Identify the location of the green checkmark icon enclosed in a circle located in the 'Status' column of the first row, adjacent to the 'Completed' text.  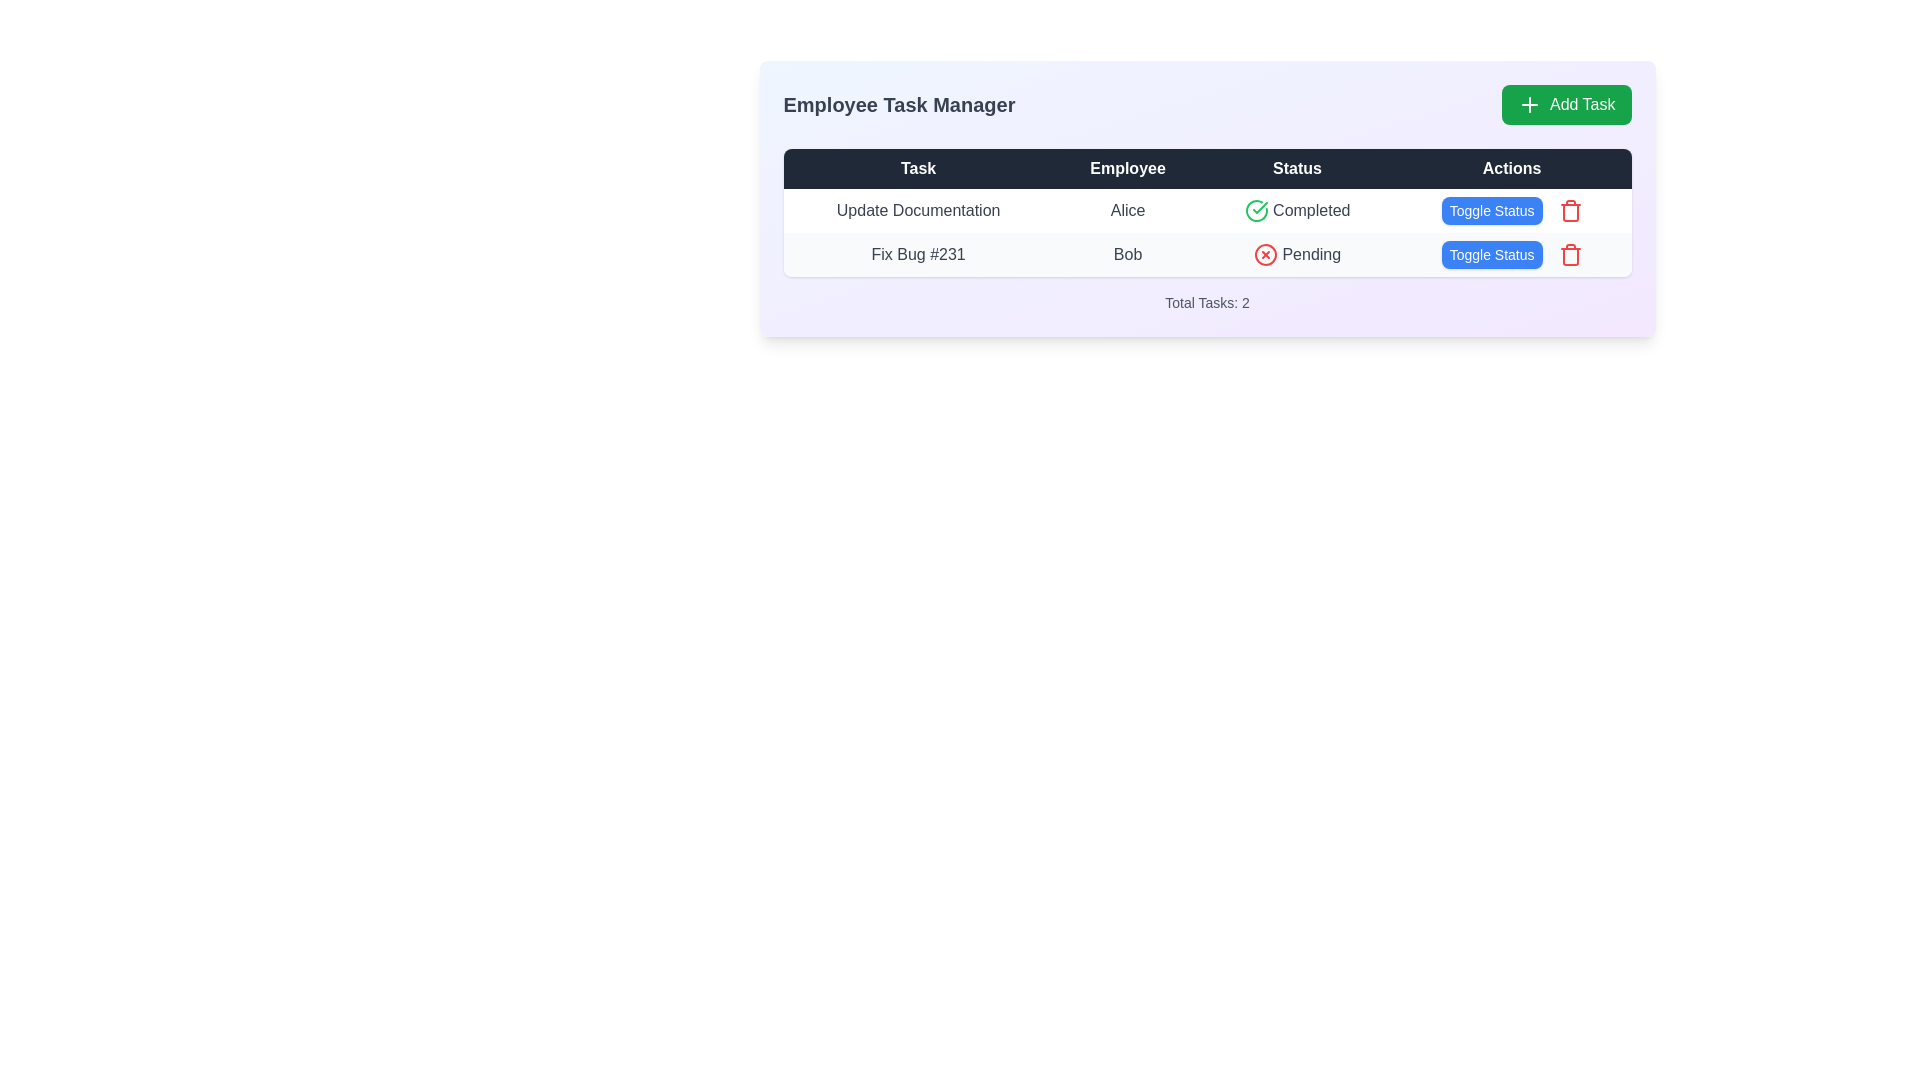
(1255, 211).